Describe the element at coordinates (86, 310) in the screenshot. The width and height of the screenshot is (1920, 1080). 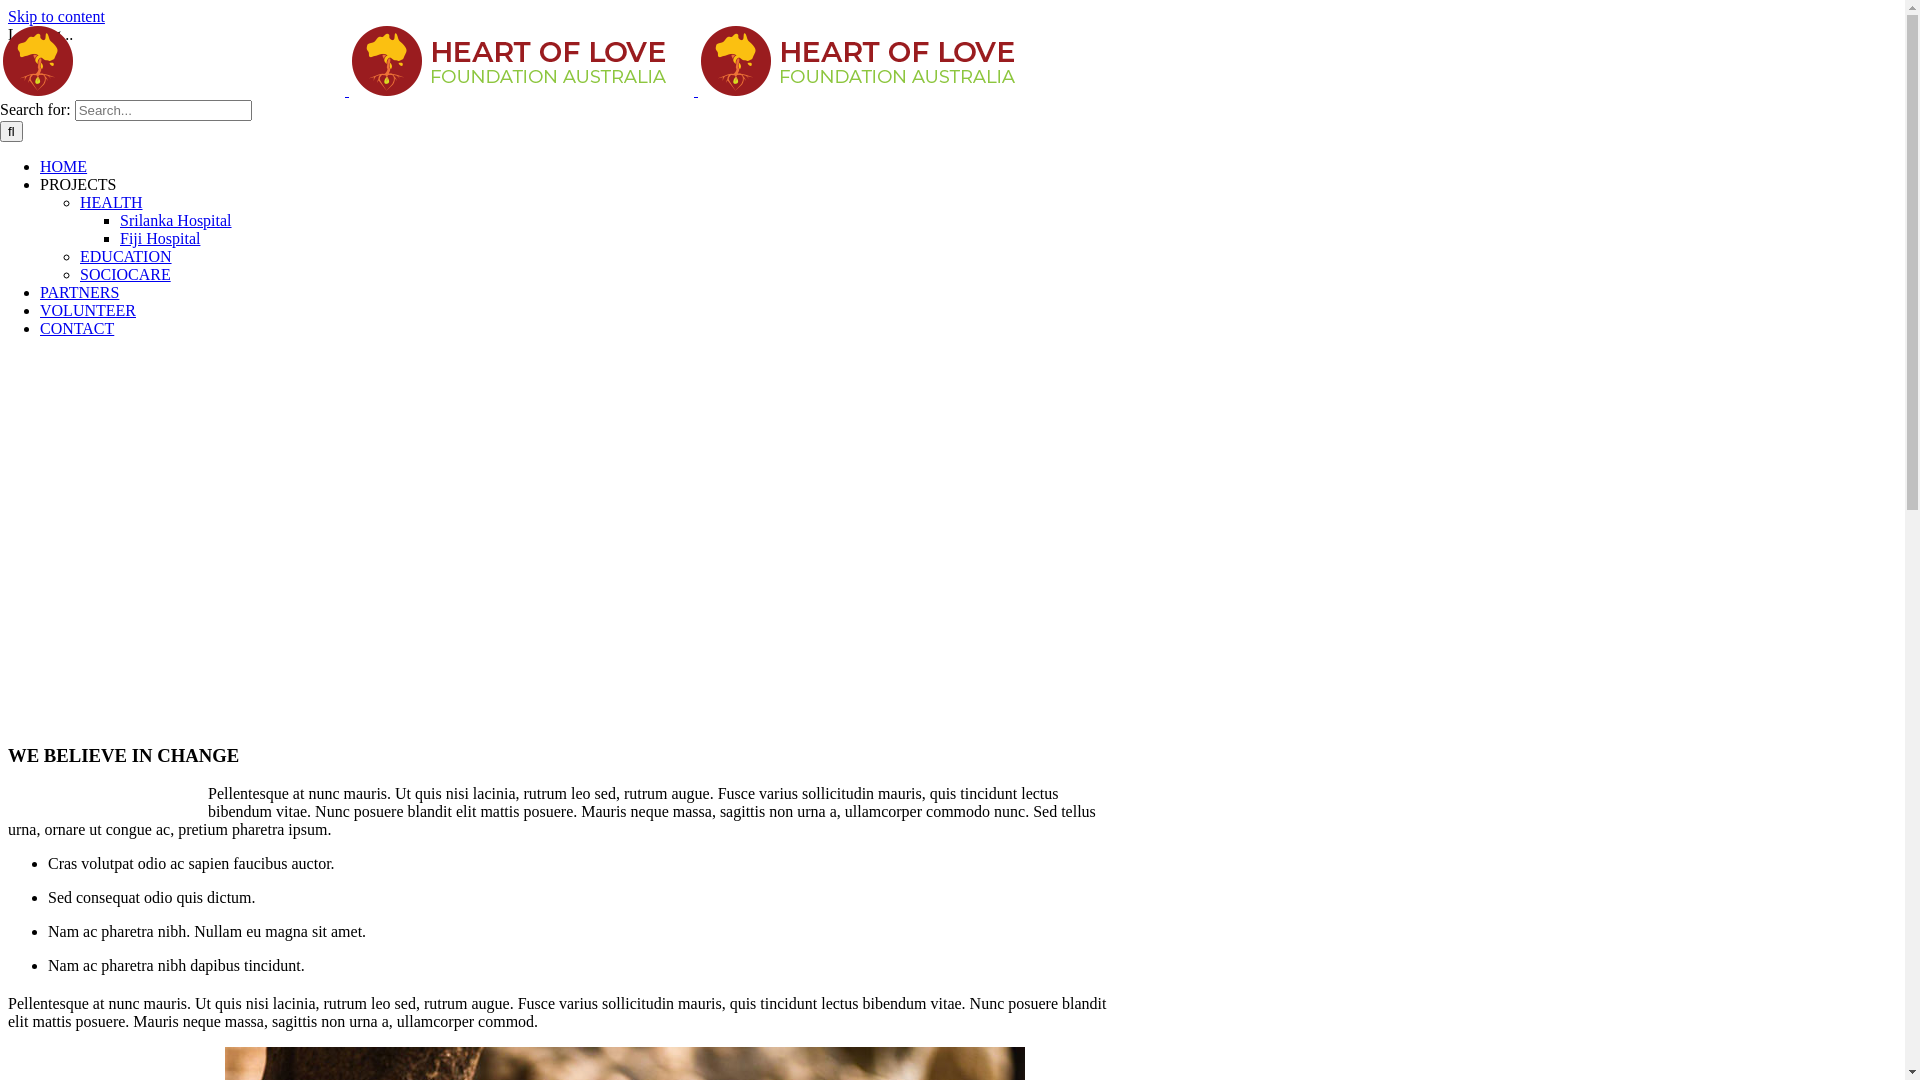
I see `'VOLUNTEER'` at that location.